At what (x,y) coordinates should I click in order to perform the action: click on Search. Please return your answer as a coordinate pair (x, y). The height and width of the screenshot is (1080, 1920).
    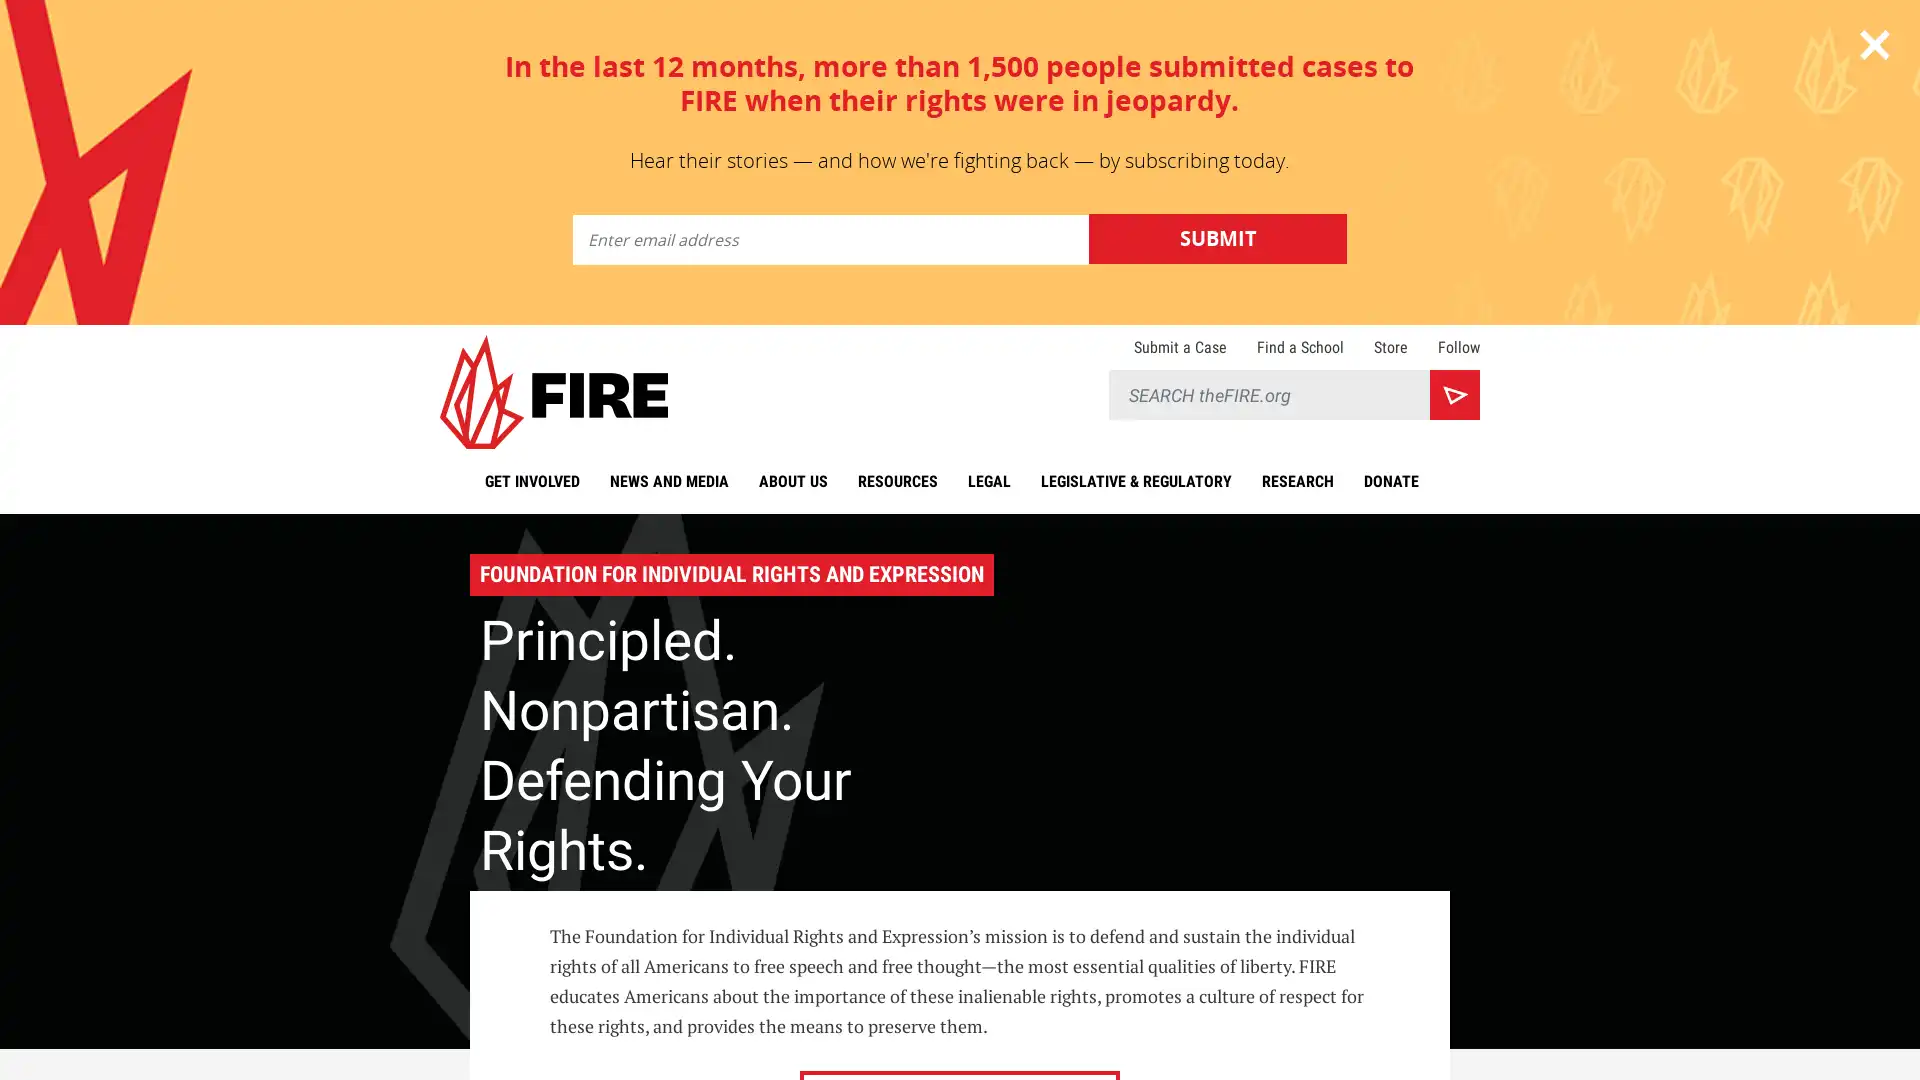
    Looking at the image, I should click on (1454, 394).